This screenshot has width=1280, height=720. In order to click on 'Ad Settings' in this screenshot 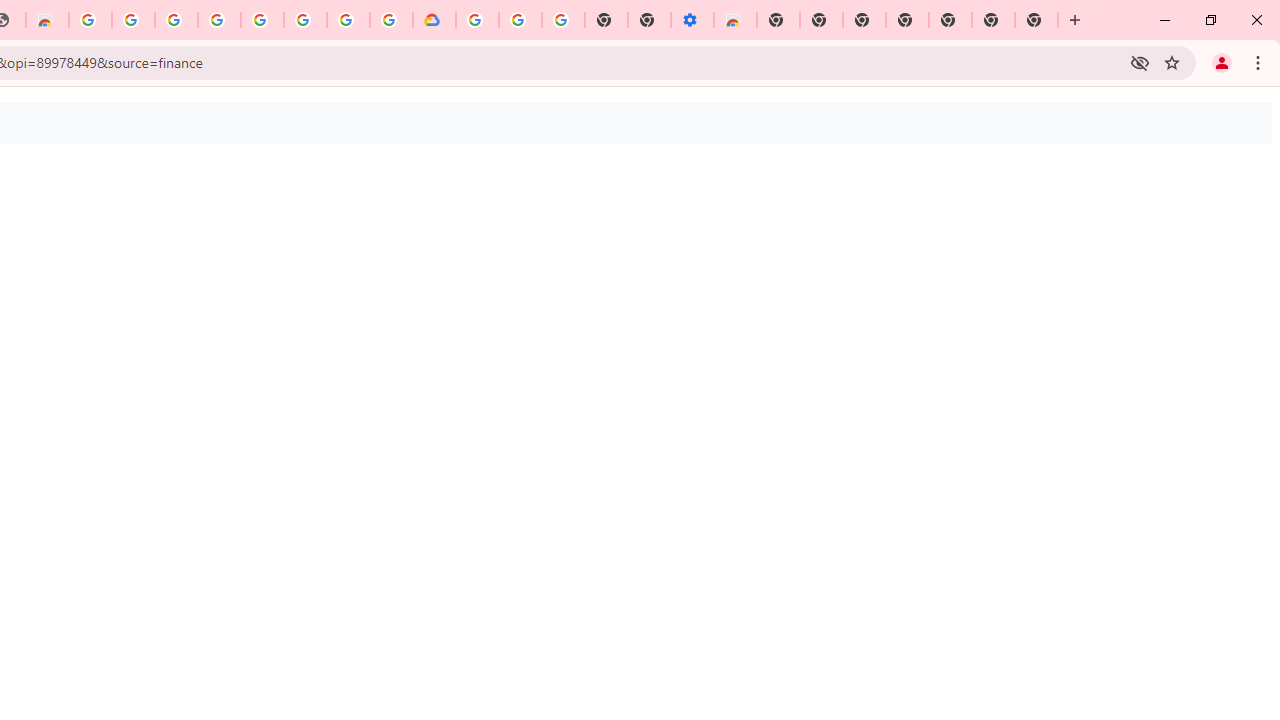, I will do `click(176, 20)`.